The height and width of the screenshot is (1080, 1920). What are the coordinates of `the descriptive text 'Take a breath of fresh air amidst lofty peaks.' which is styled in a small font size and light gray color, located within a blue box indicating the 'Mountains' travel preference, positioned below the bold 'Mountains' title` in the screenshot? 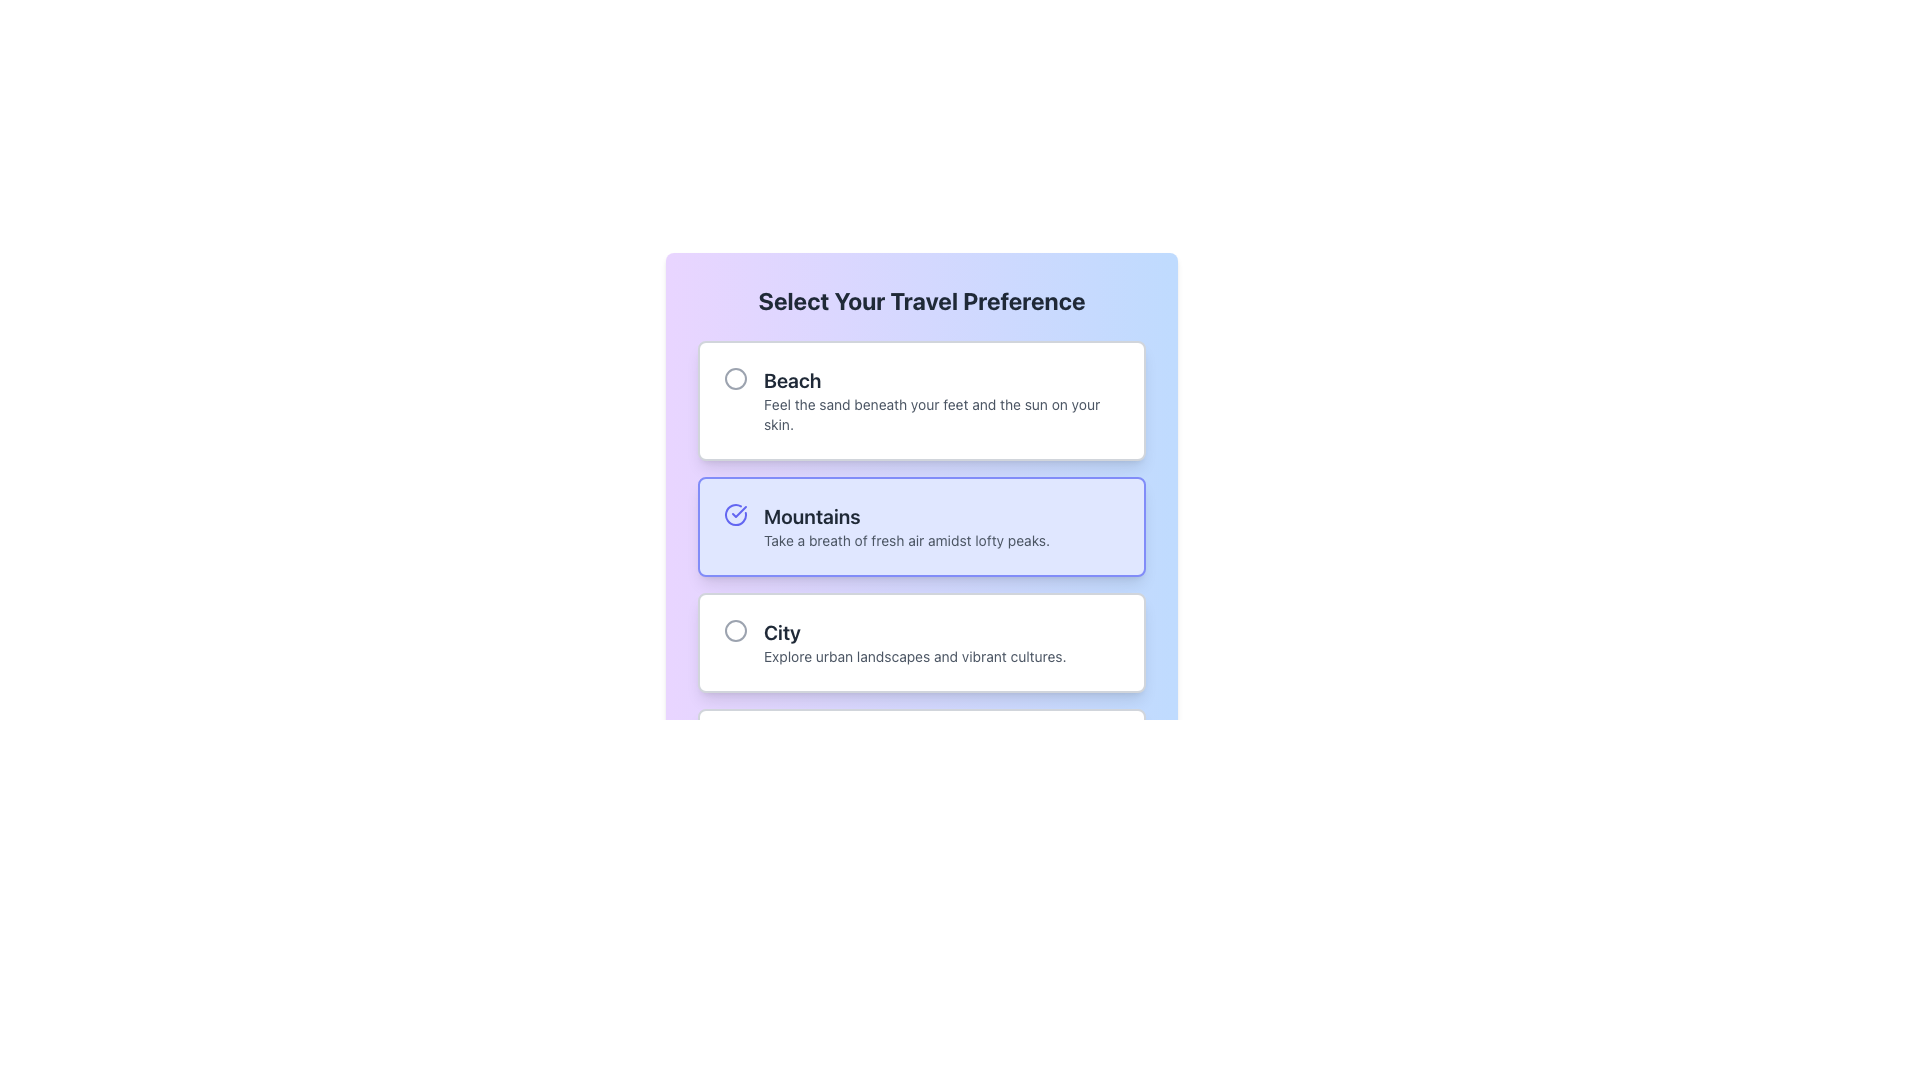 It's located at (906, 540).